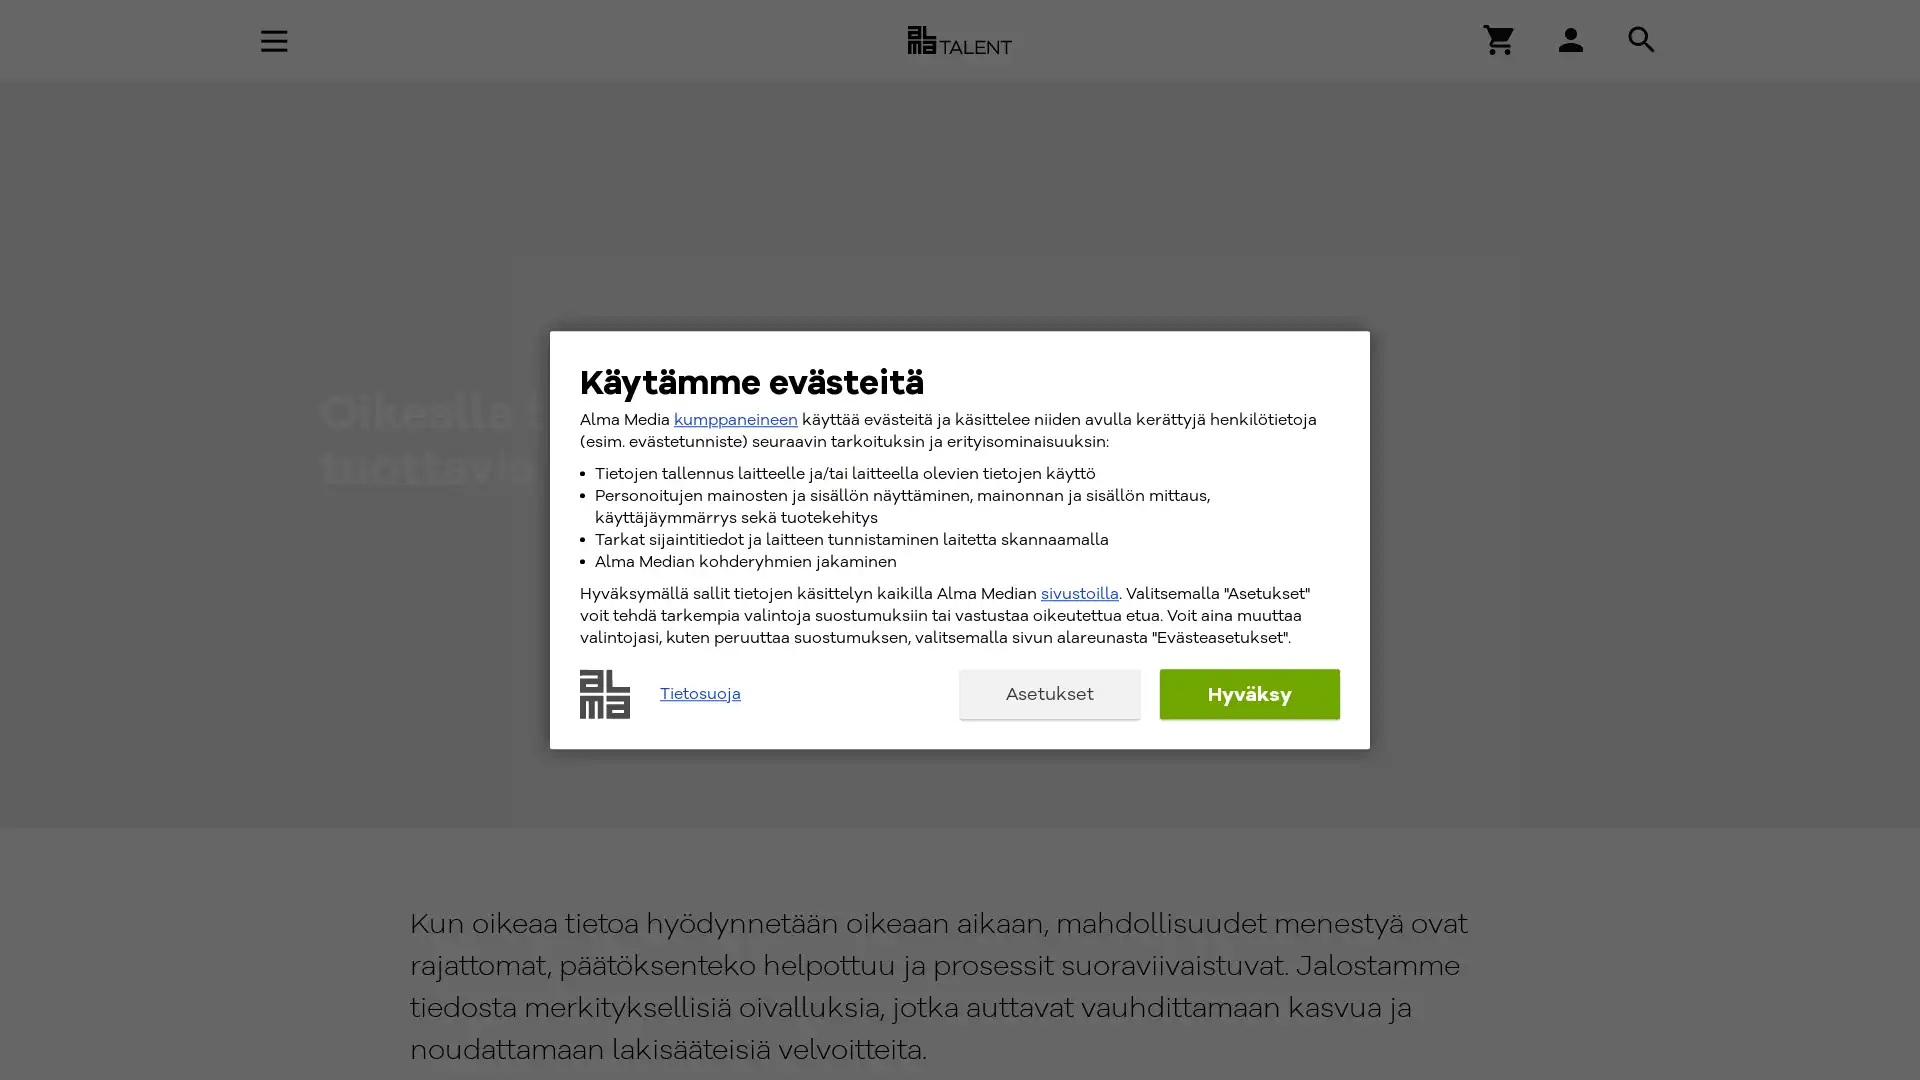 The width and height of the screenshot is (1920, 1080). Describe the element at coordinates (1248, 692) in the screenshot. I see `Hyvaksy` at that location.